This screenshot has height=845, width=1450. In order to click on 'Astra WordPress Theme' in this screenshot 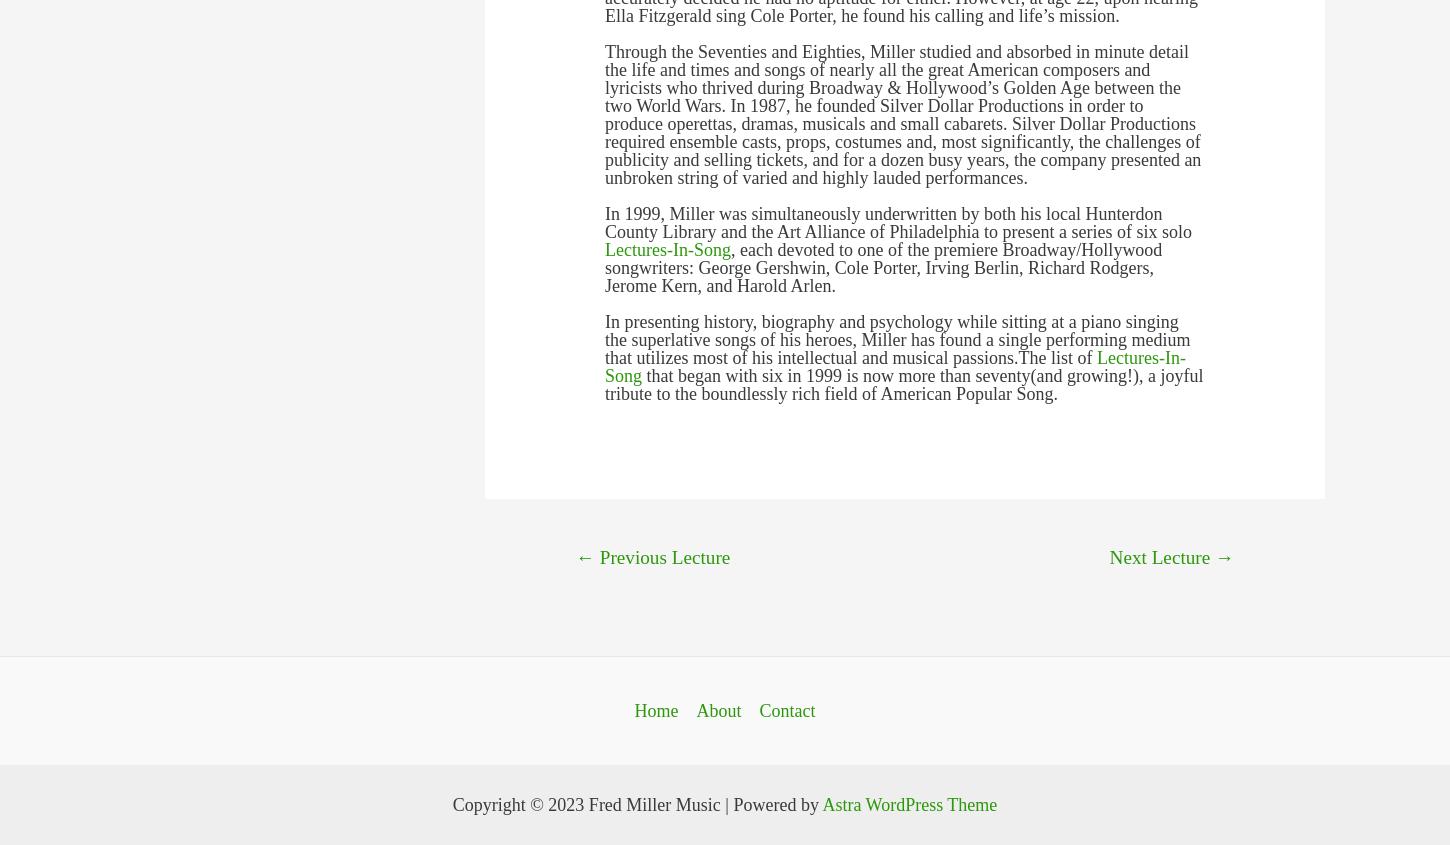, I will do `click(908, 805)`.